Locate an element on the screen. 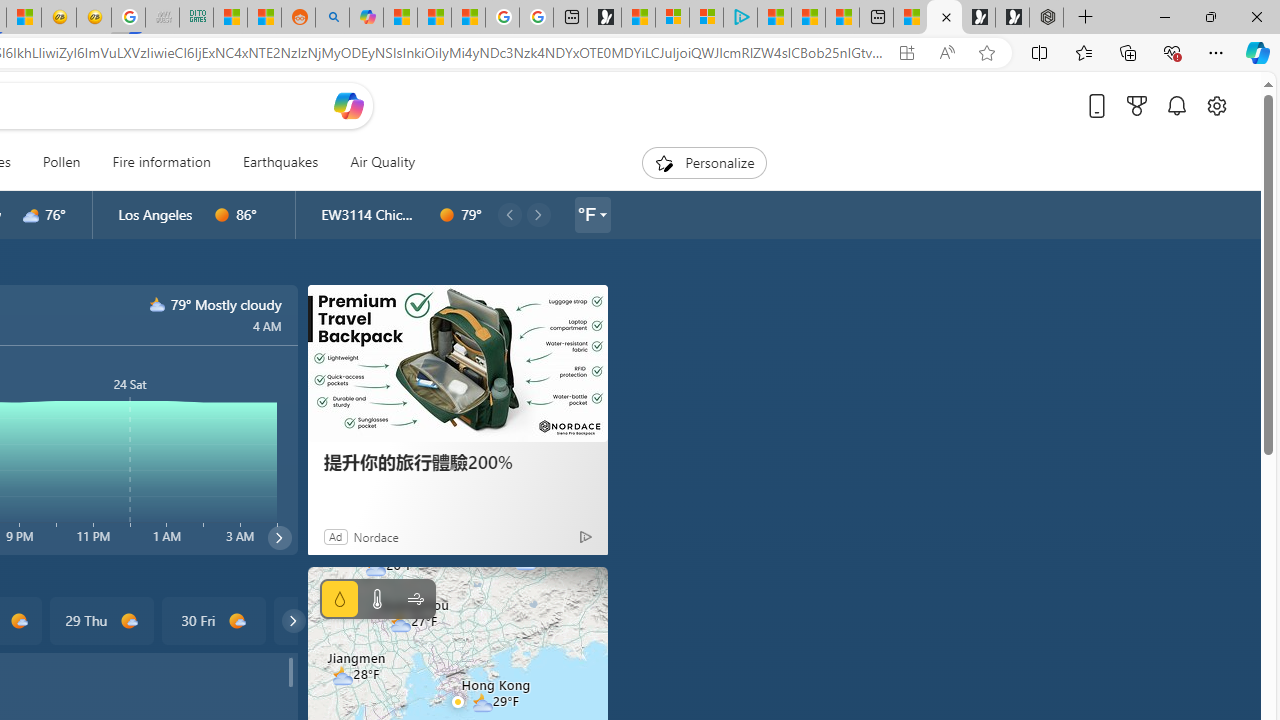 Image resolution: width=1280 pixels, height=720 pixels. 'locationBar/triangle' is located at coordinates (601, 214).